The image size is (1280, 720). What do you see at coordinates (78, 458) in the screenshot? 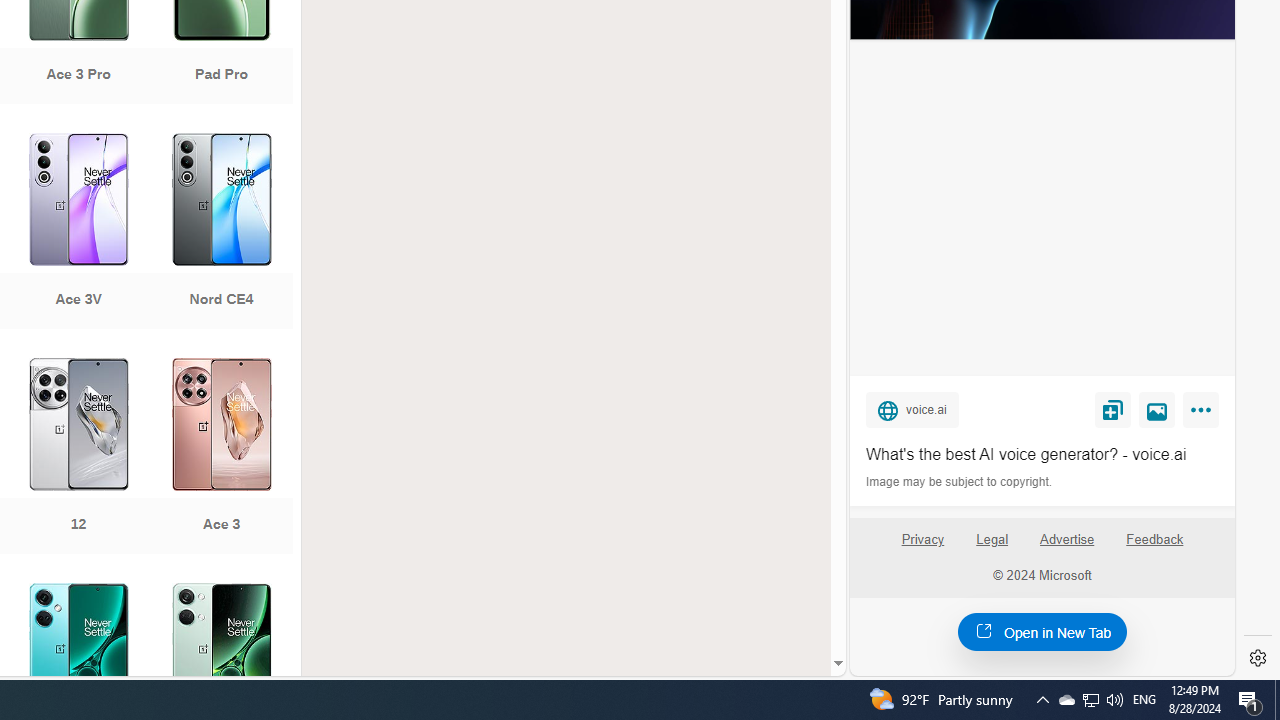
I see `'12'` at bounding box center [78, 458].